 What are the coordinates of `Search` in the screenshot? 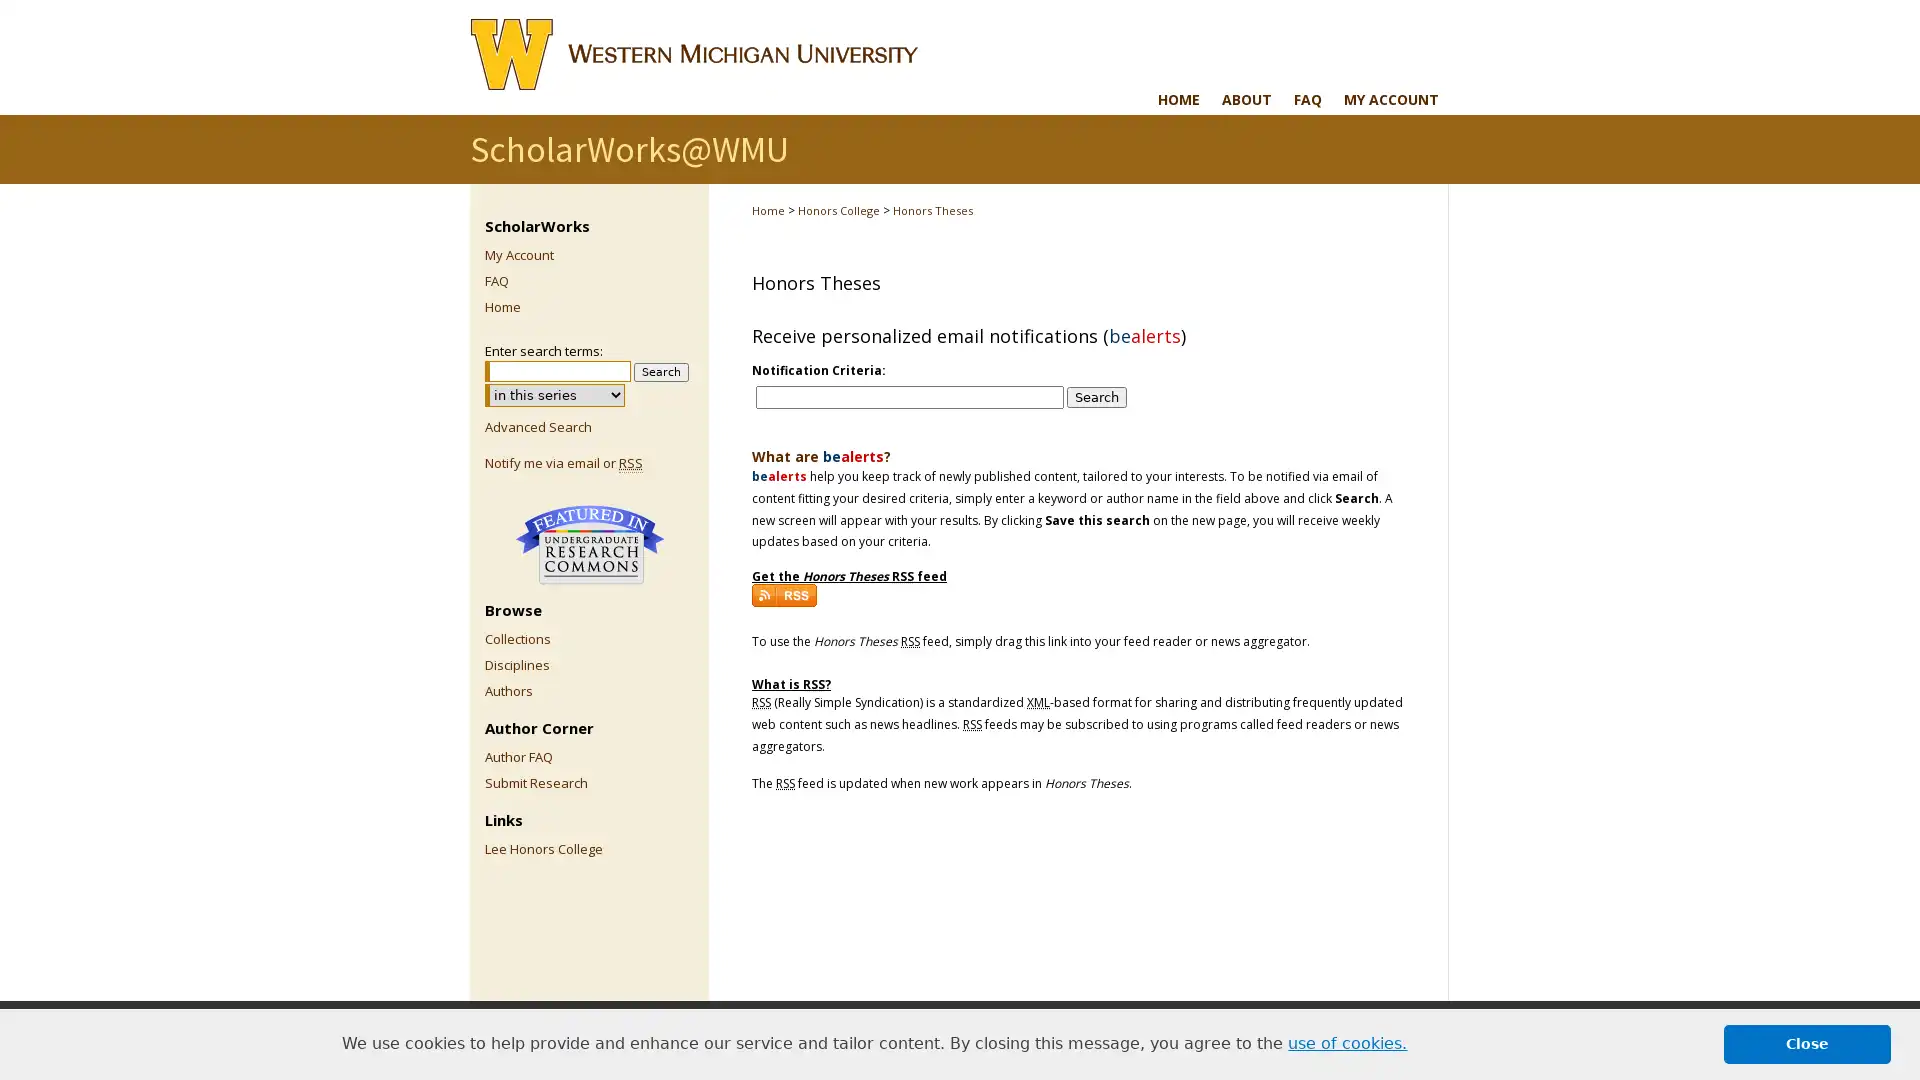 It's located at (661, 372).